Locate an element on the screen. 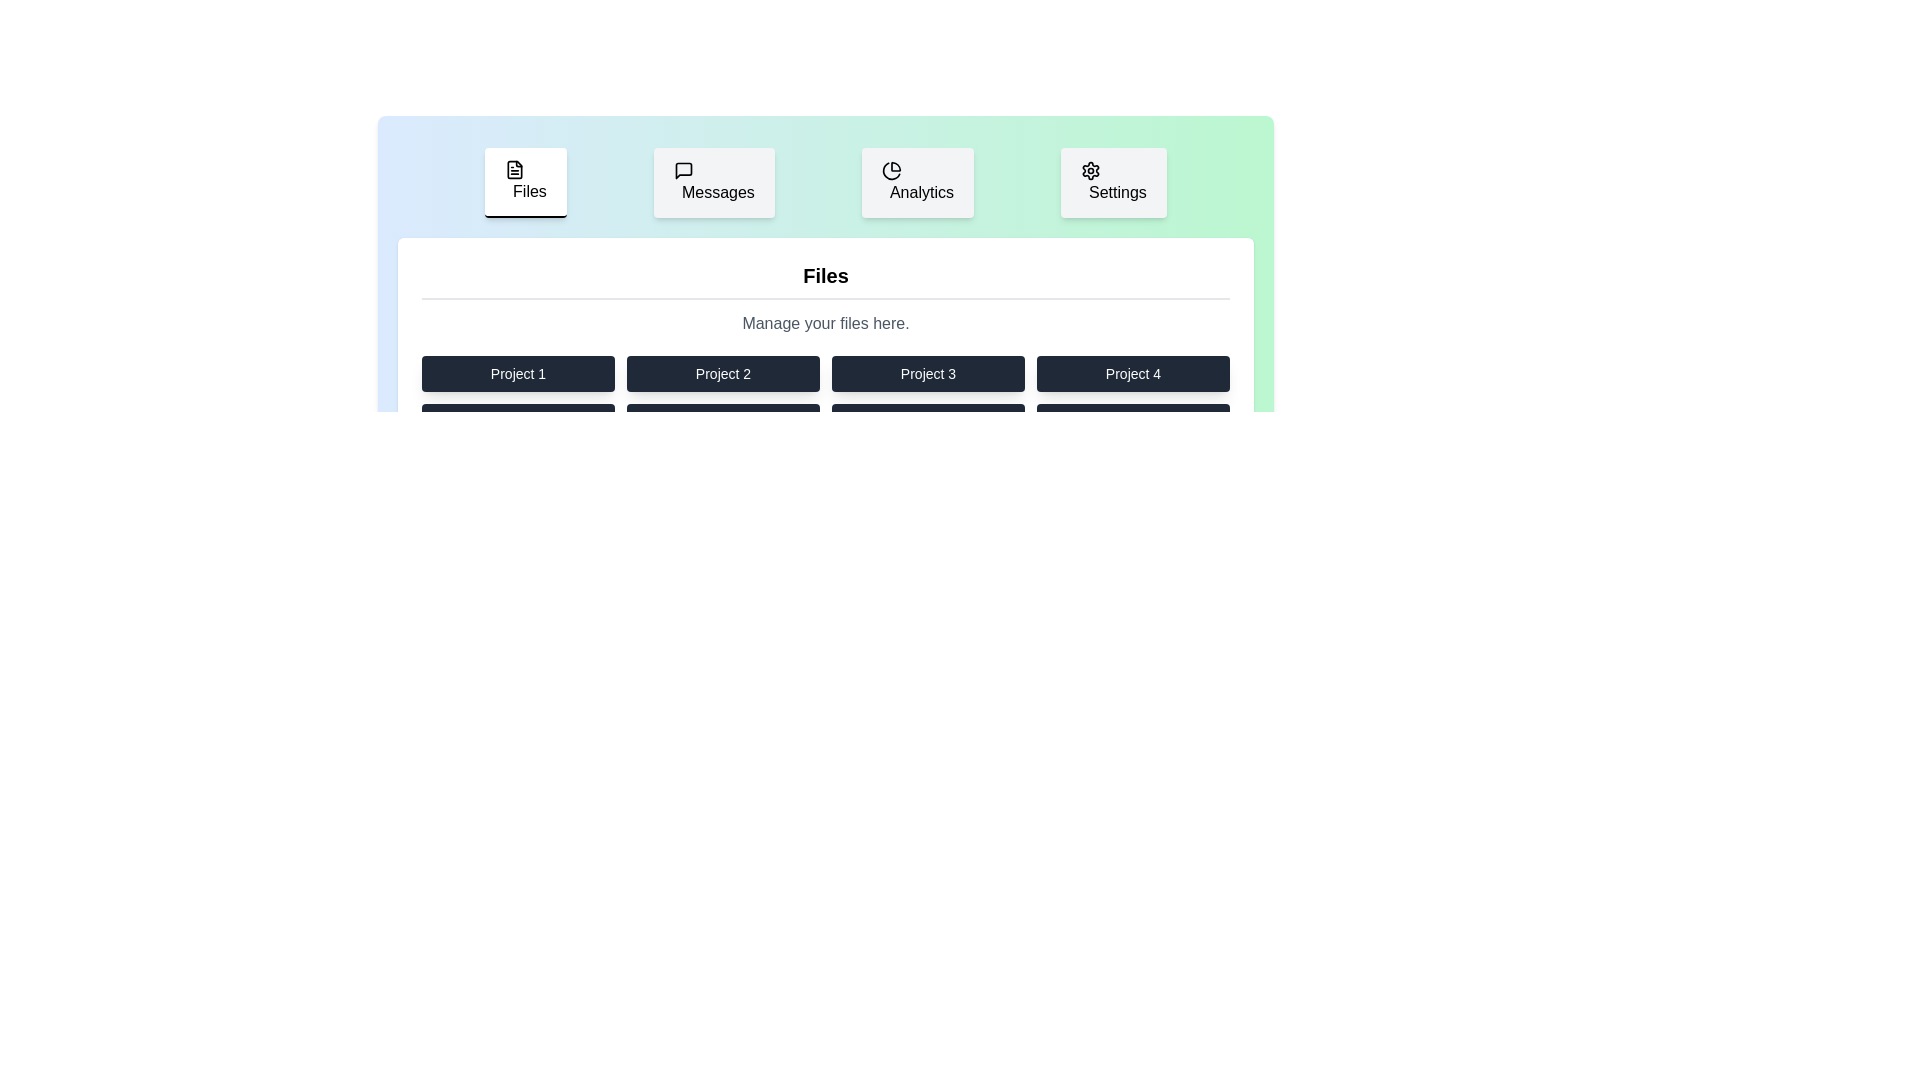 This screenshot has height=1080, width=1920. the Messages tab to switch its content is located at coordinates (714, 182).